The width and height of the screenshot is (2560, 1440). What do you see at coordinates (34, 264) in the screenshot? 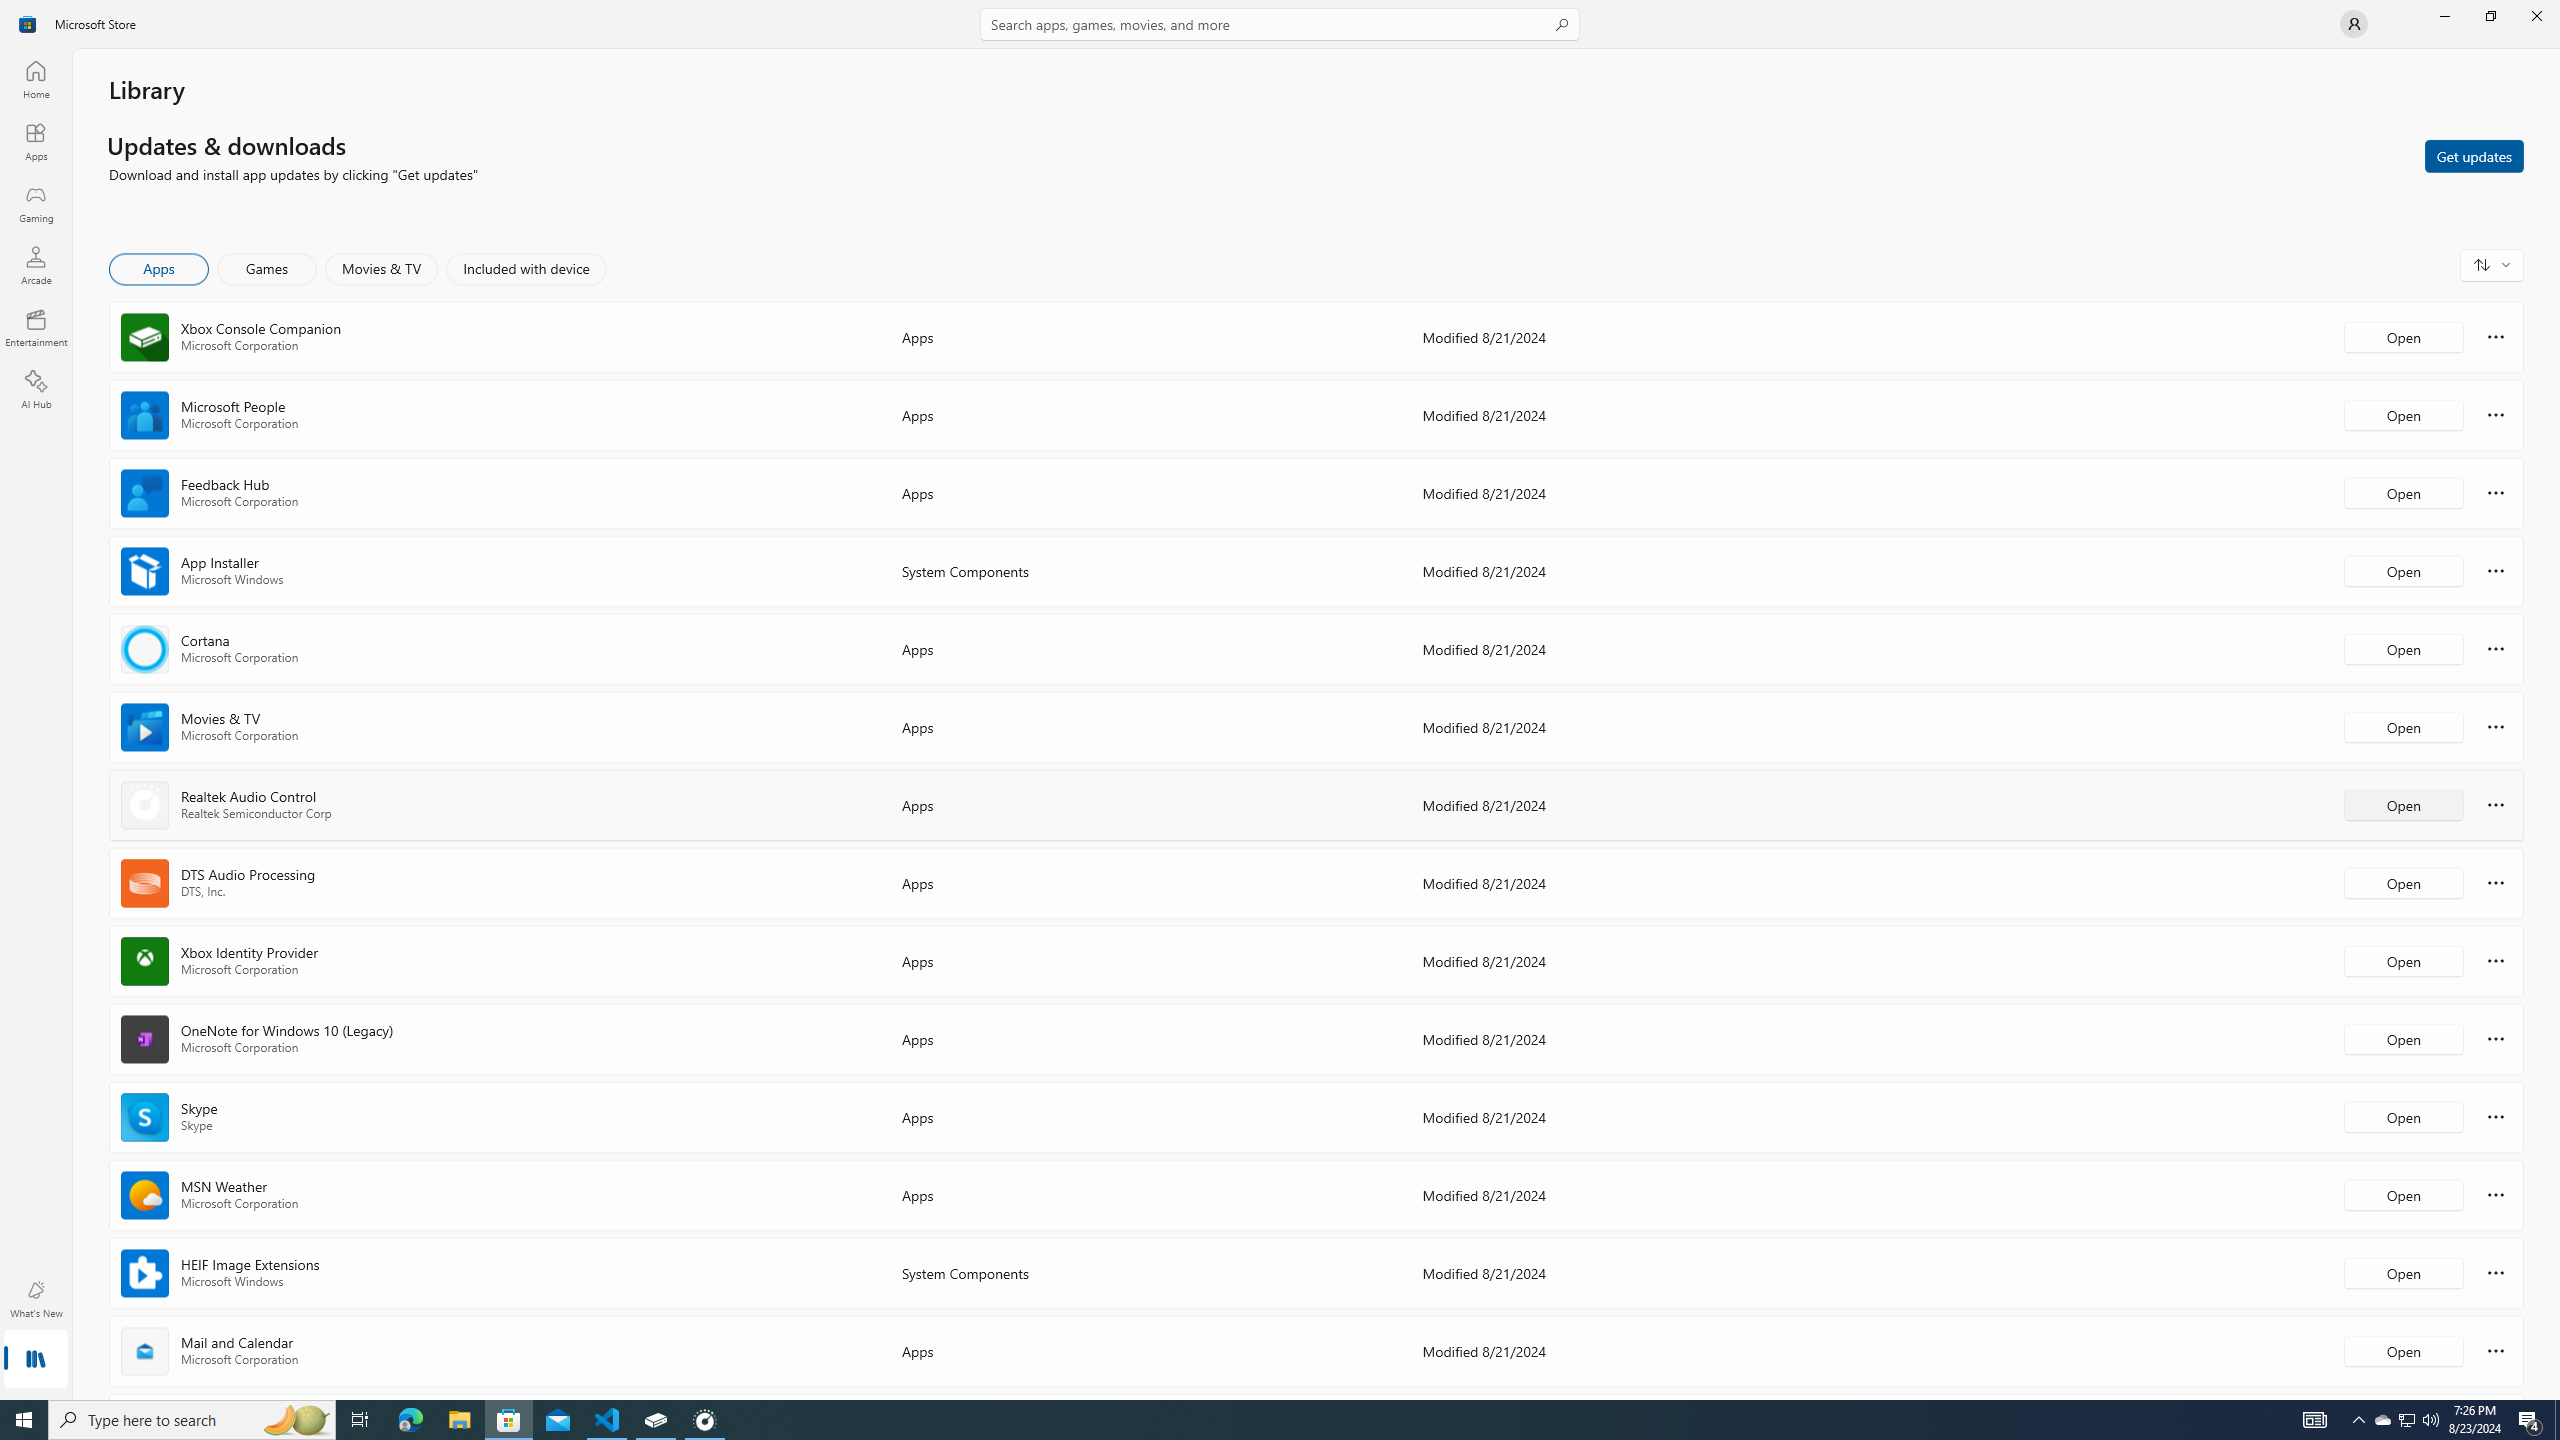
I see `'Arcade'` at bounding box center [34, 264].